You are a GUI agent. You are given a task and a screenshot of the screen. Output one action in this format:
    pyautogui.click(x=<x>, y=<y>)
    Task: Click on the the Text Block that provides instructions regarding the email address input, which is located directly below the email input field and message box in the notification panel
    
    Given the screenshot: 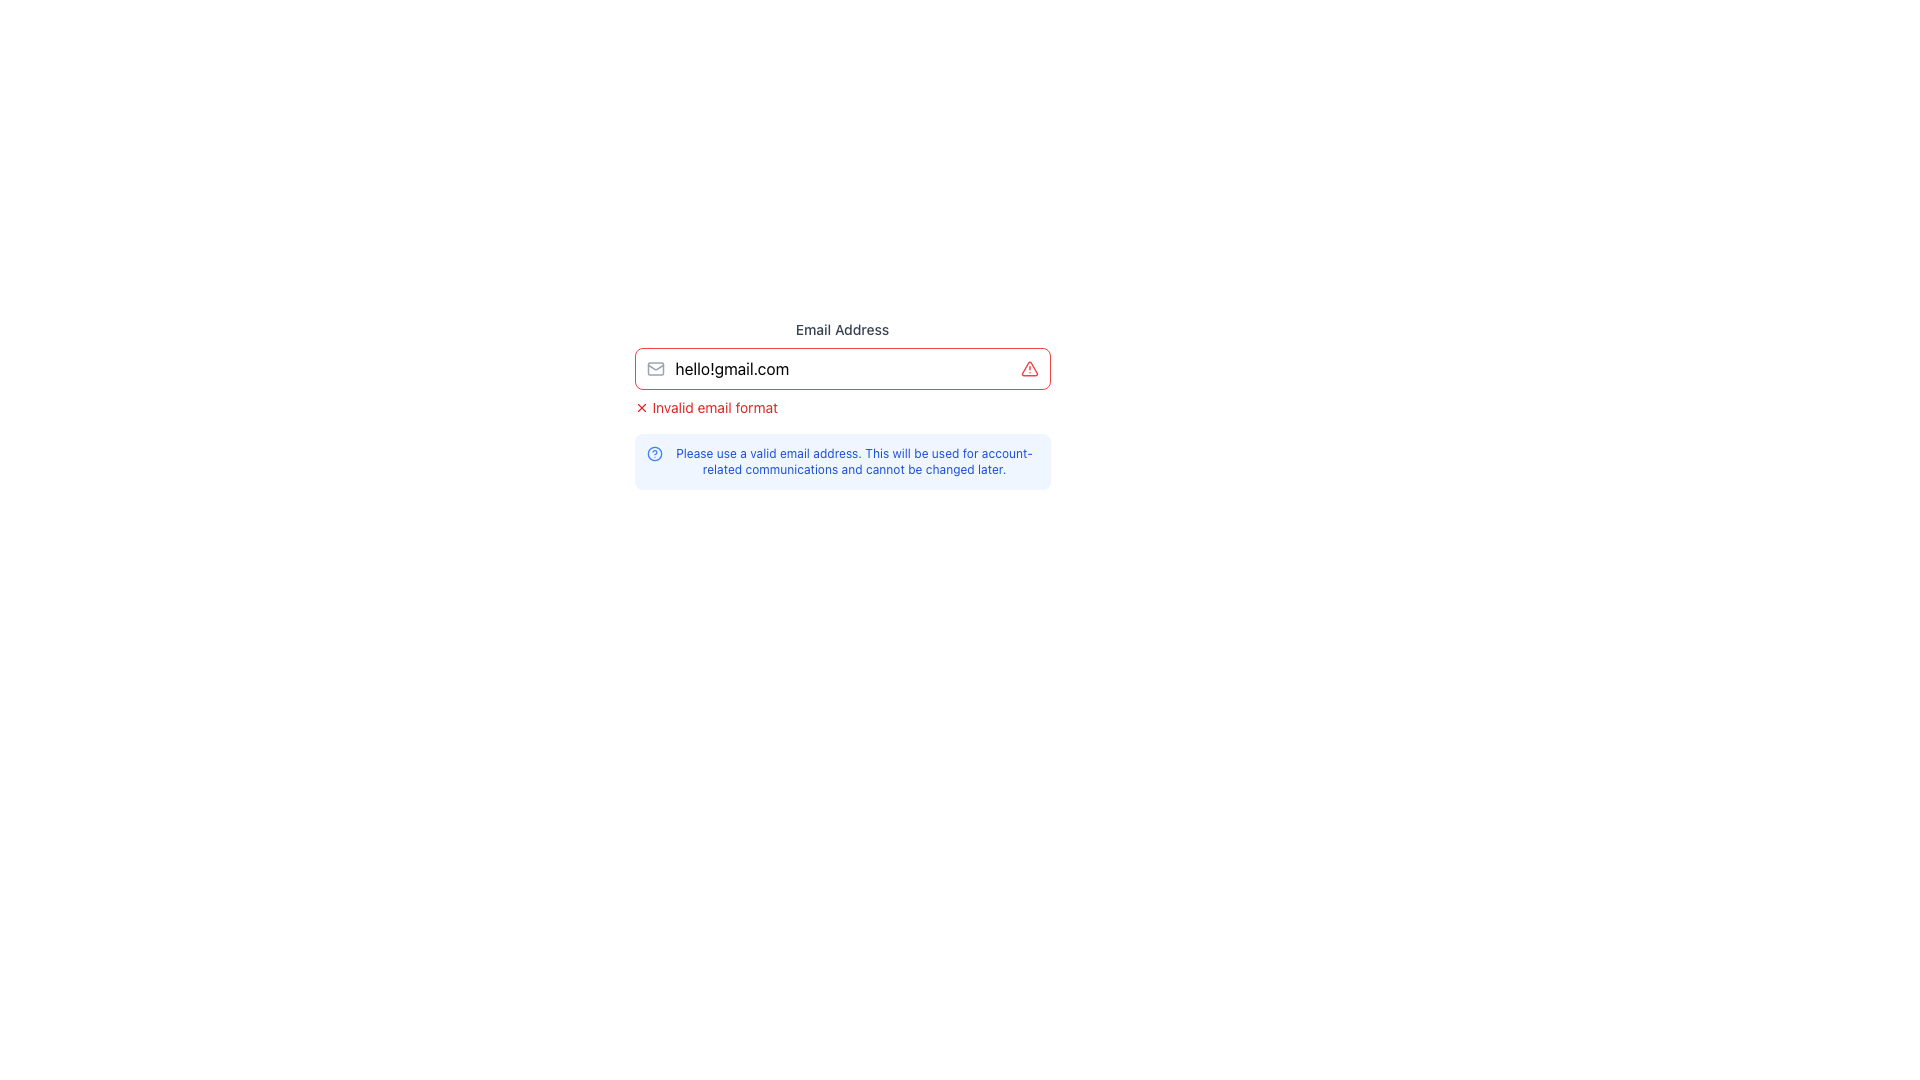 What is the action you would take?
    pyautogui.click(x=854, y=462)
    